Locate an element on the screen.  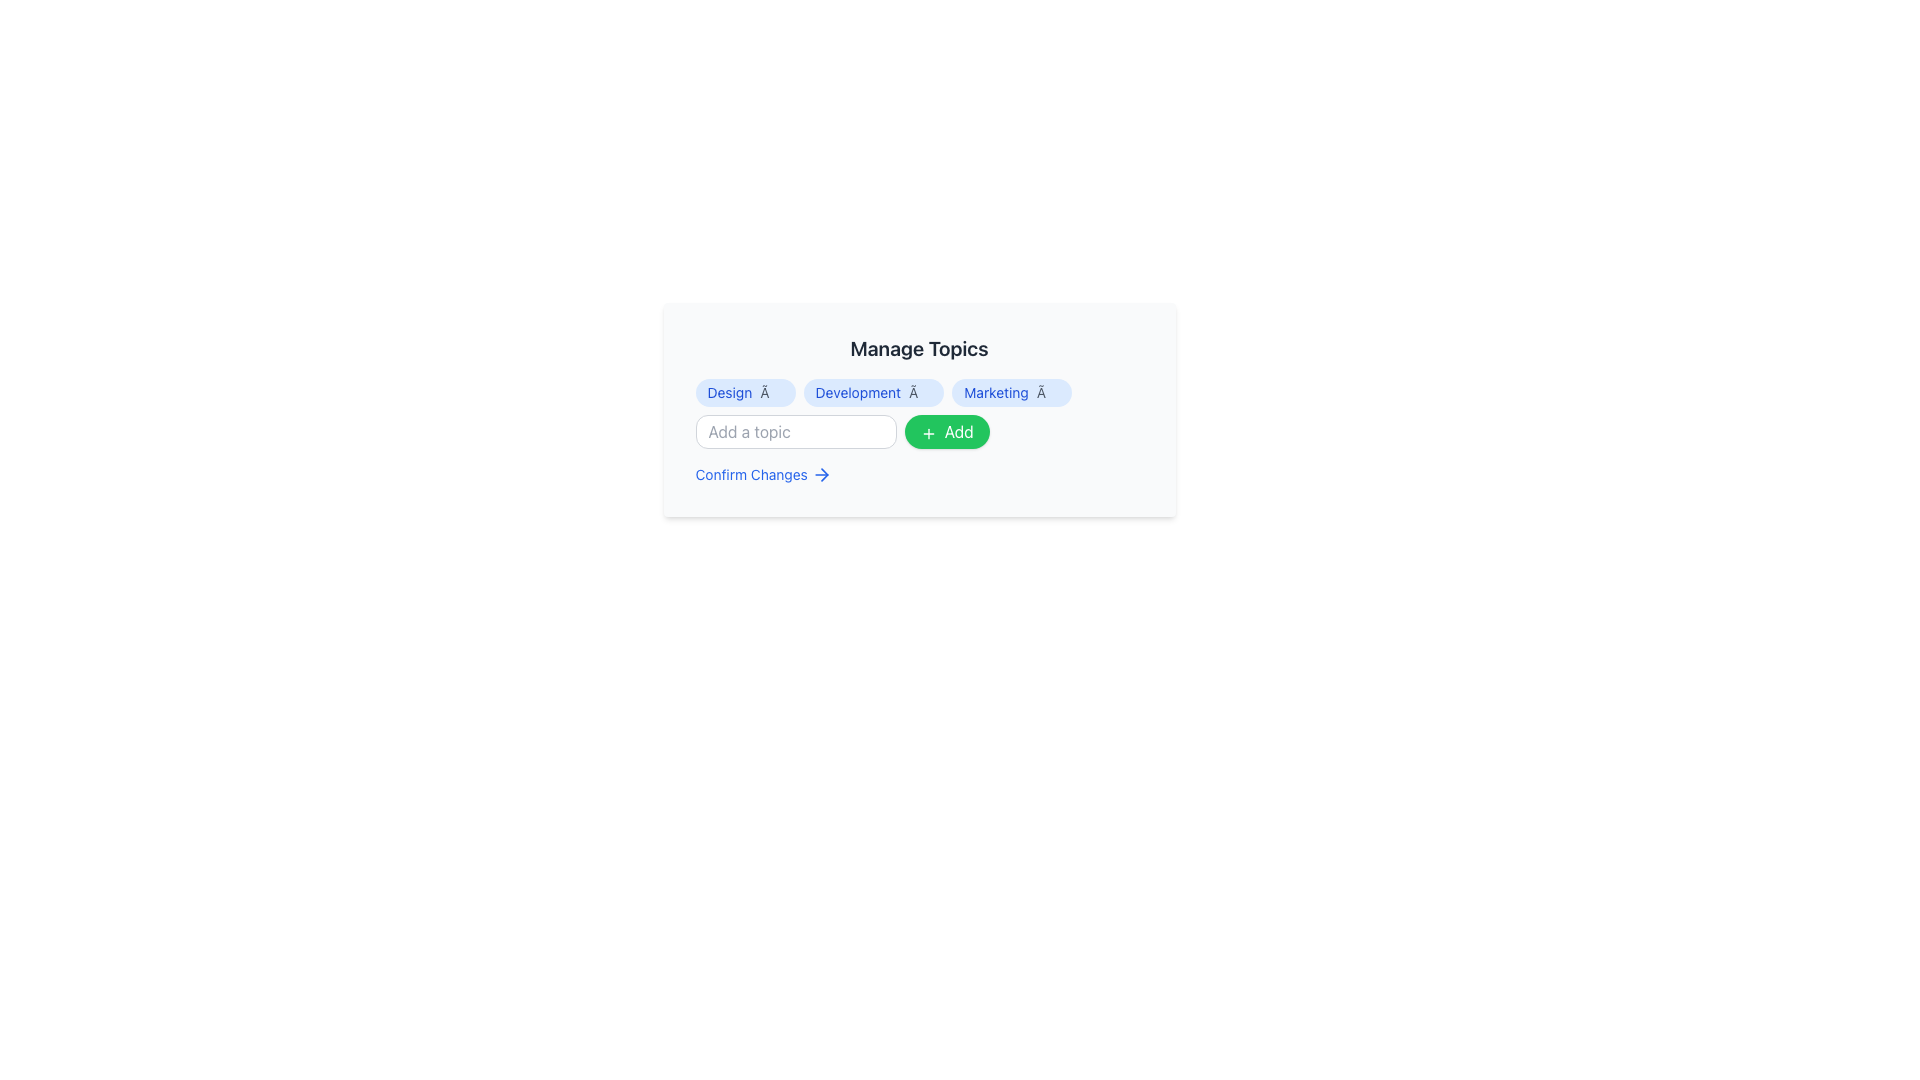
the '×' on the 'Marketing ×' pill-shaped button with a light blue background is located at coordinates (1012, 393).